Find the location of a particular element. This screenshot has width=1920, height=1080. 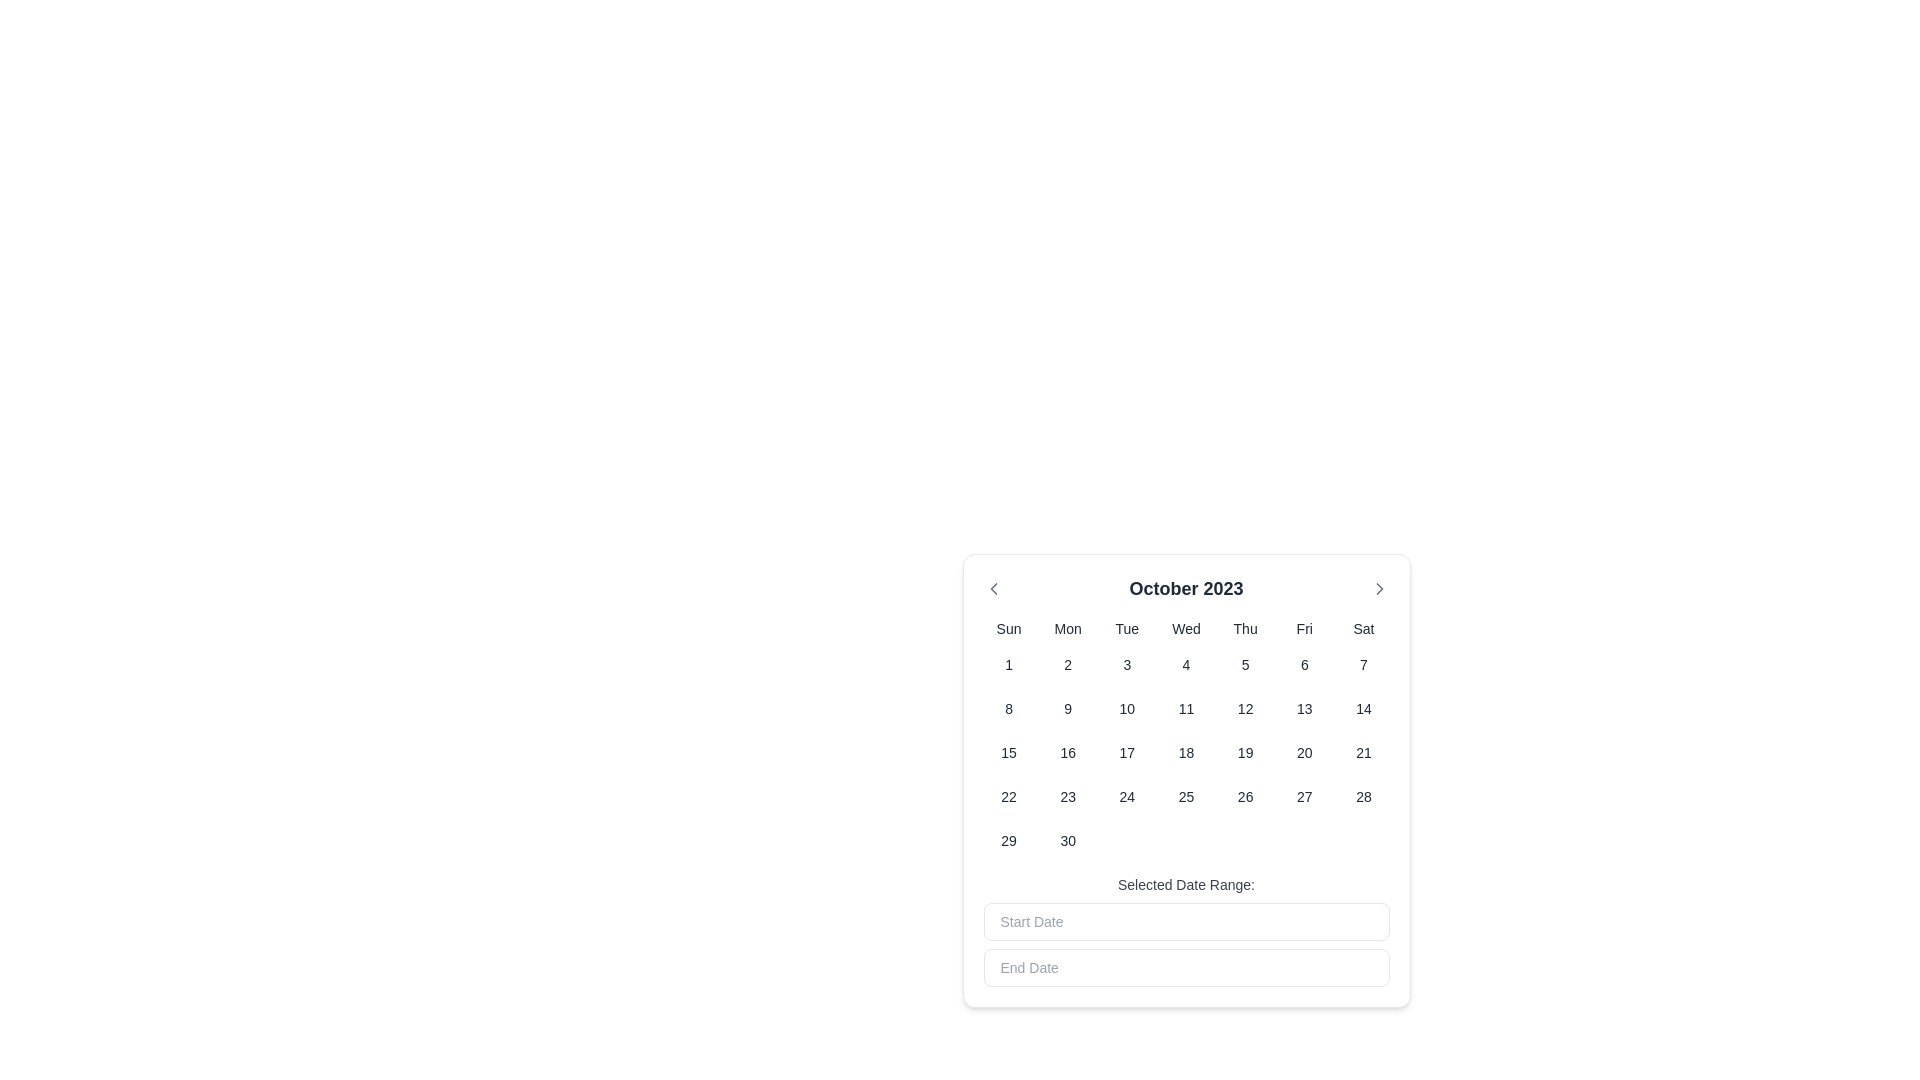

the rounded button labeled '26' located in the calendar grid under the 'Thu' header, positioned in the fifth column of the row starting with '22' is located at coordinates (1244, 796).